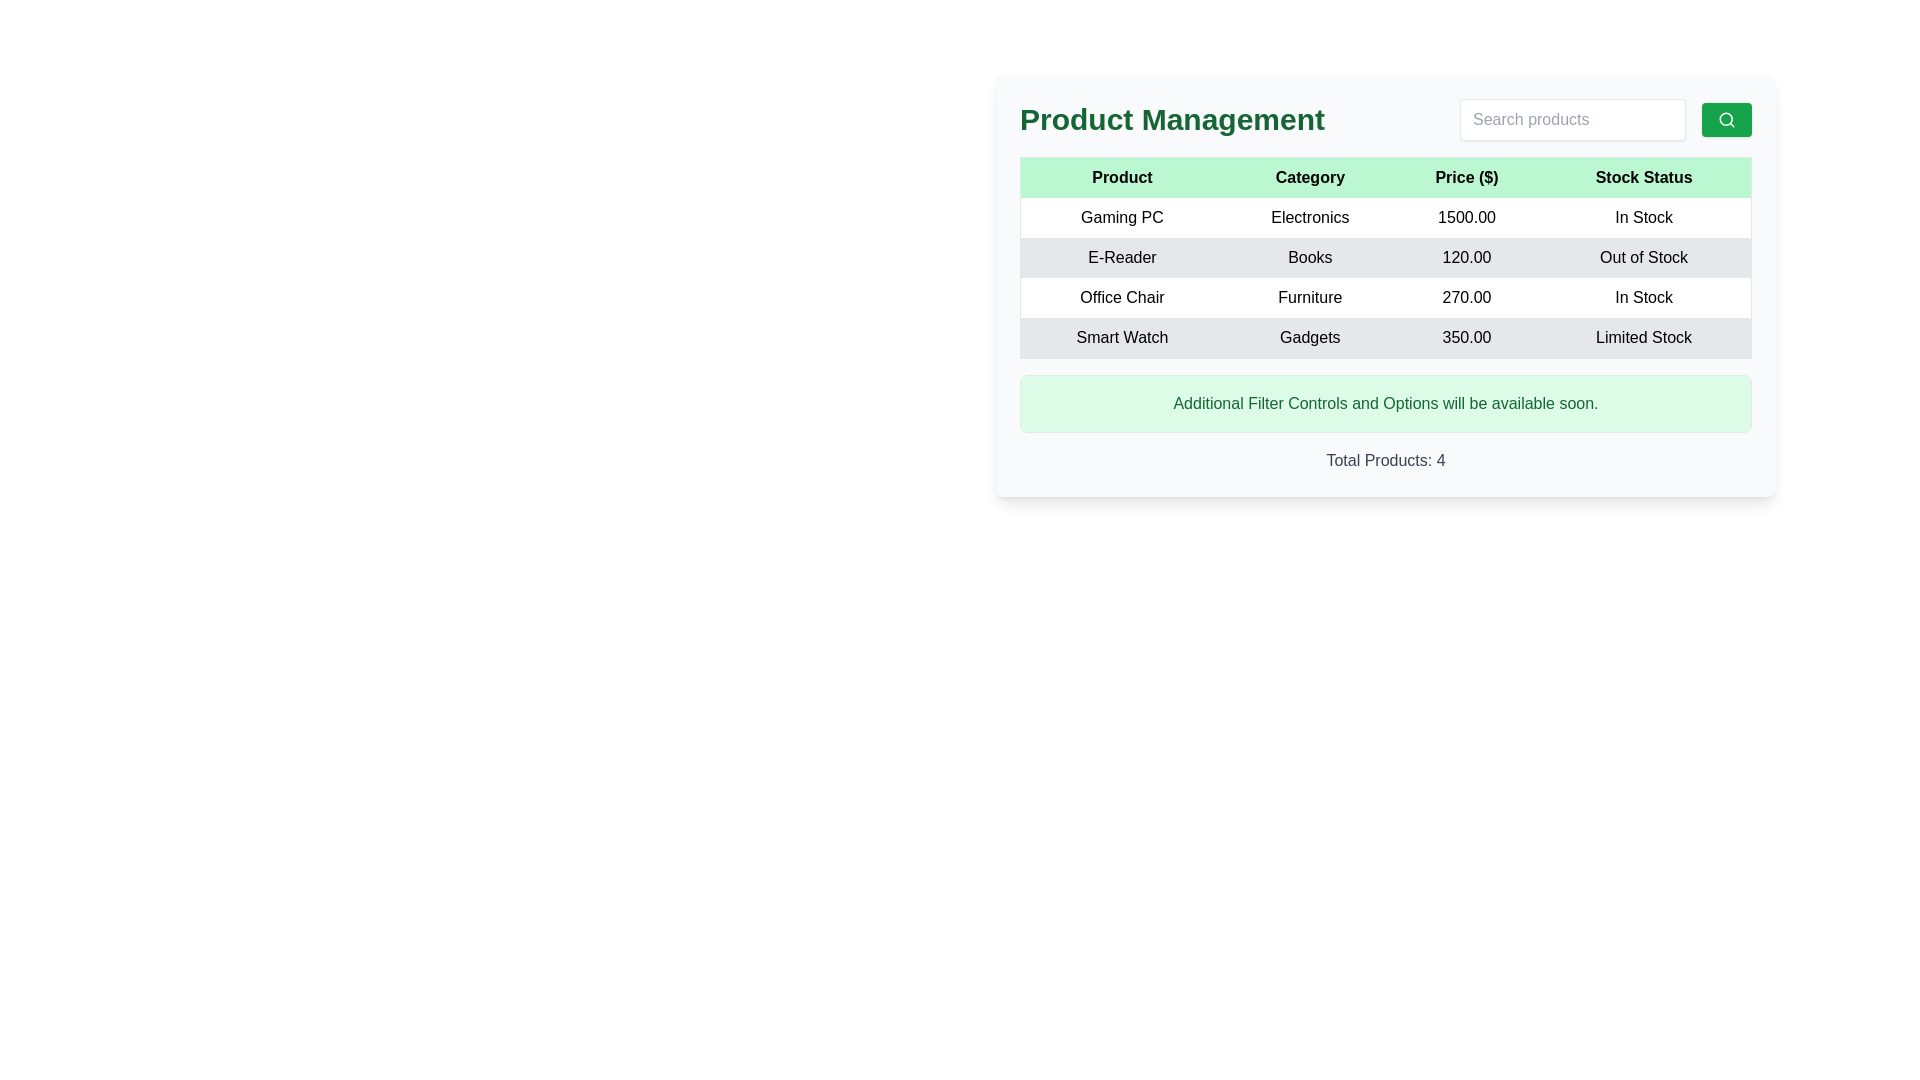  What do you see at coordinates (1122, 297) in the screenshot?
I see `the text label displaying 'Office Chair' in the first column of the table, styled with center-aligned black text` at bounding box center [1122, 297].